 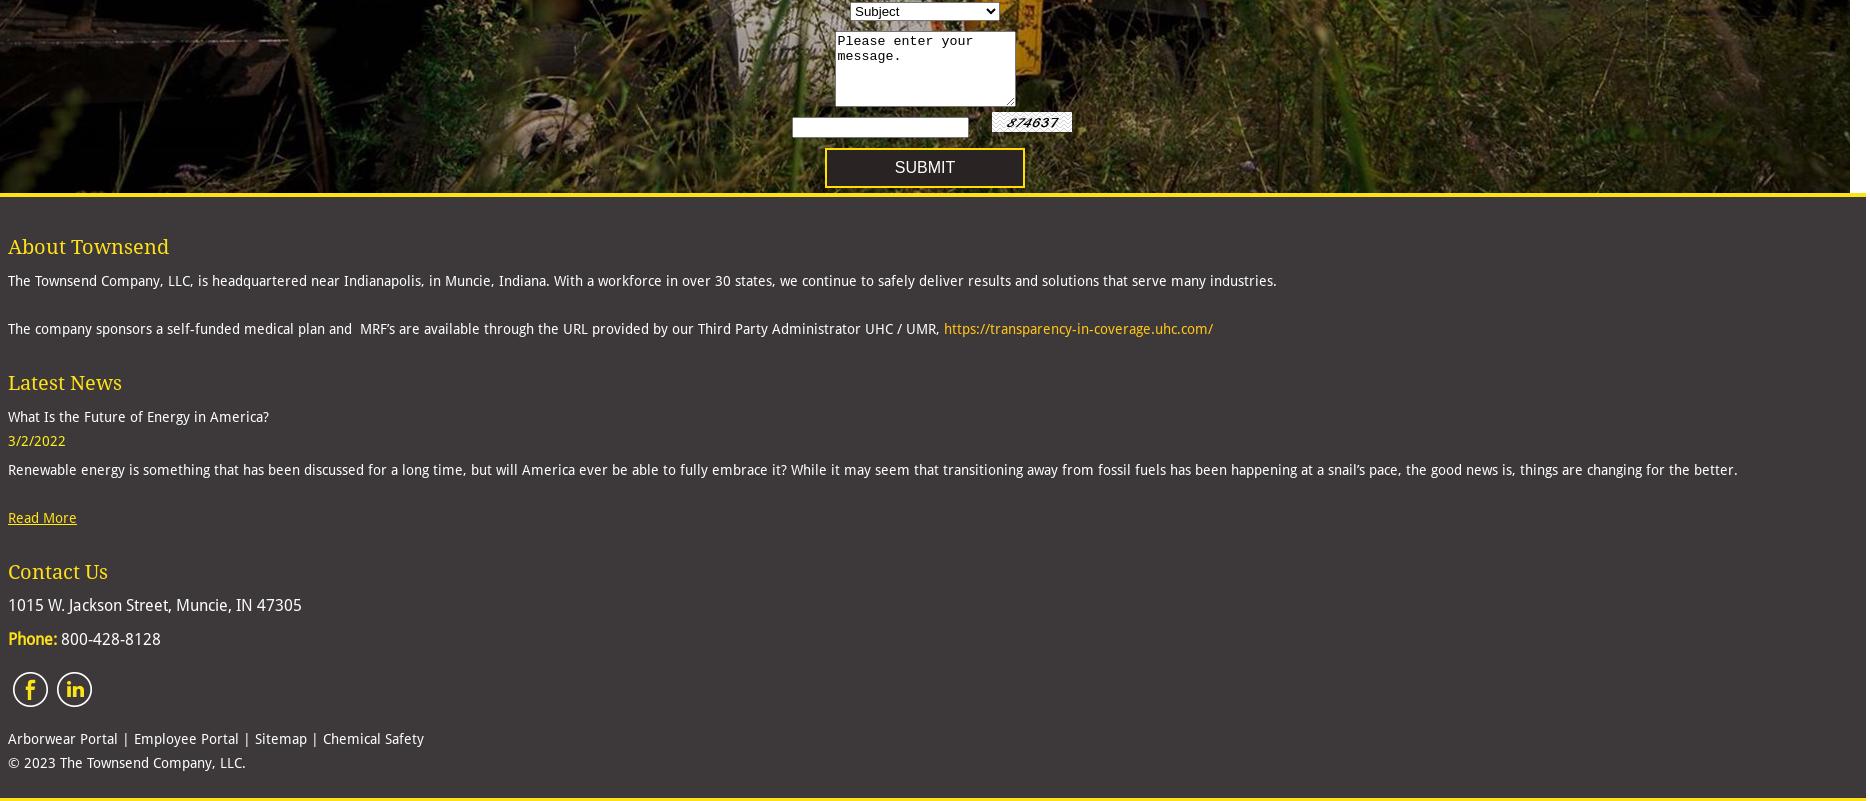 I want to click on 'The company sponsors a self-funded medical plan and  MRF’s are available through the URL provided by our Third Party Administrator', so click(x=436, y=328).